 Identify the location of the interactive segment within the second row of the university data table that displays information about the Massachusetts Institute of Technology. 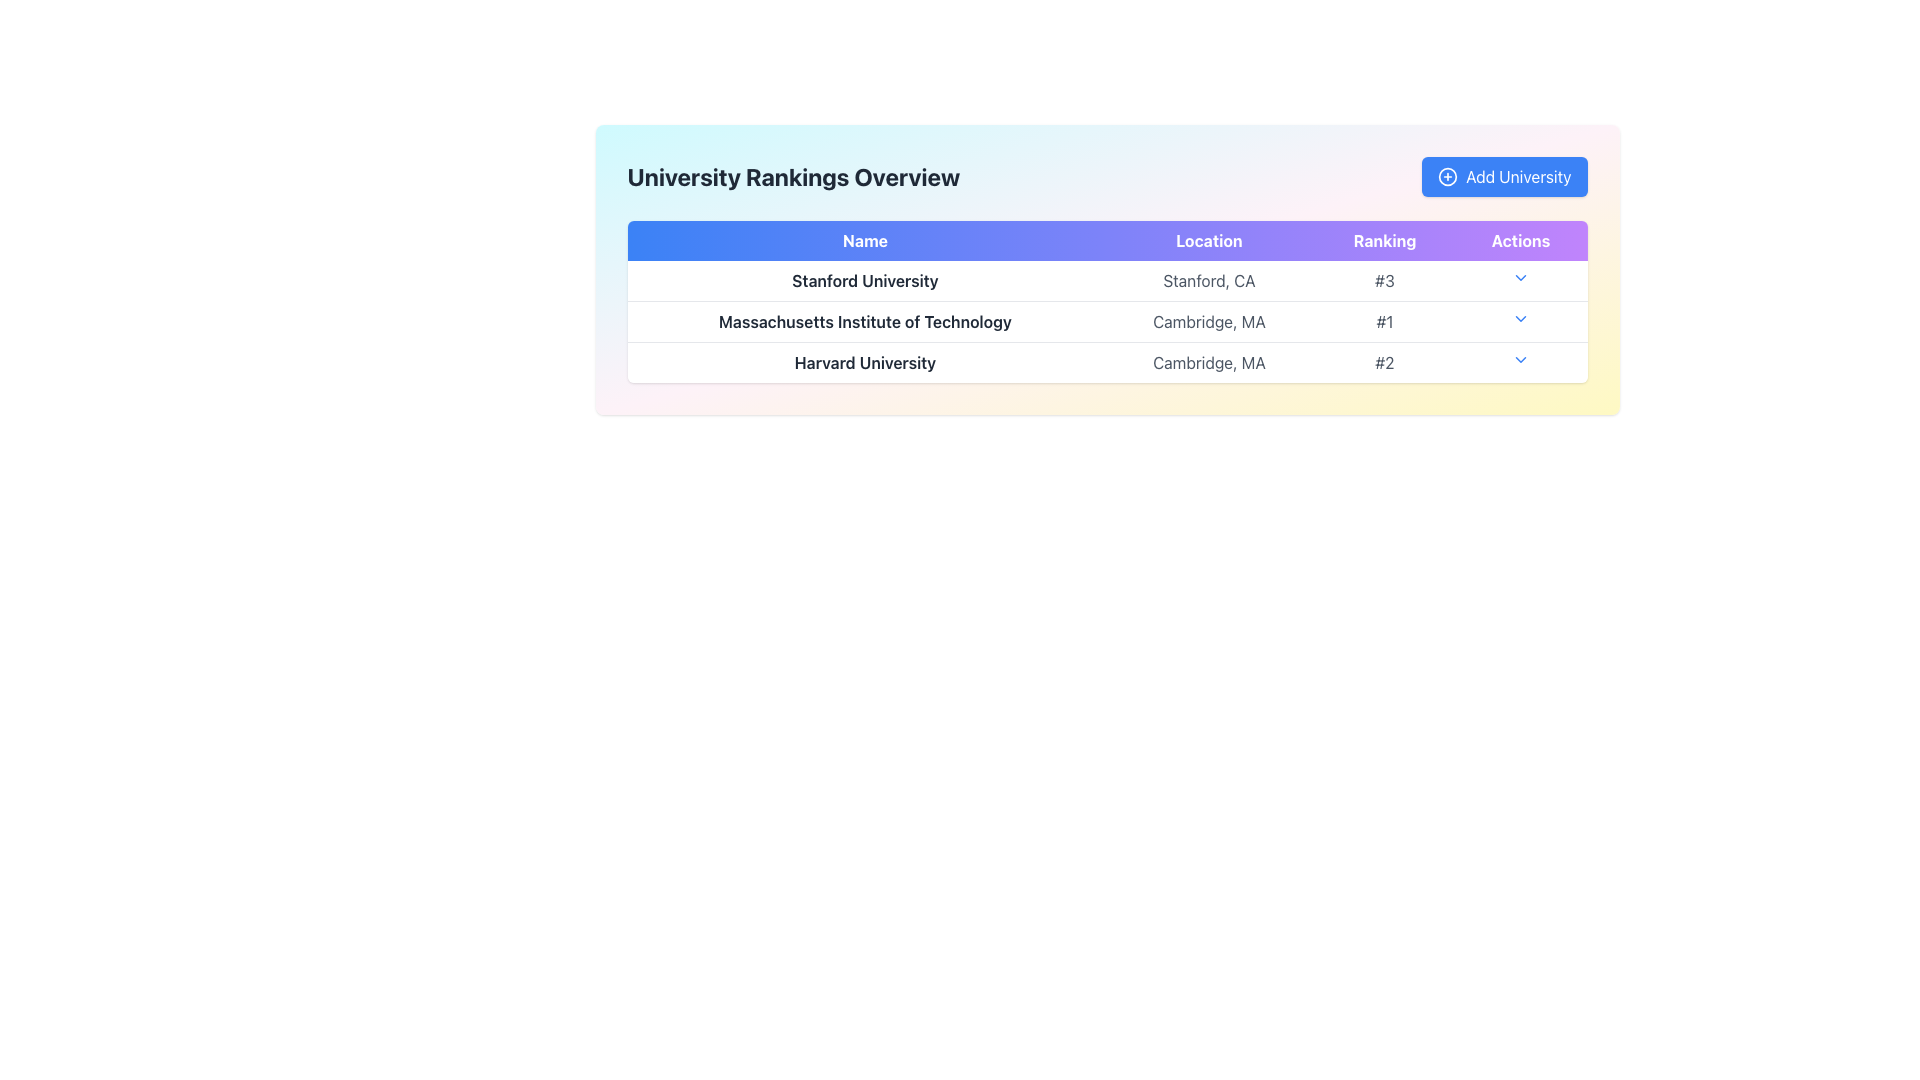
(1106, 320).